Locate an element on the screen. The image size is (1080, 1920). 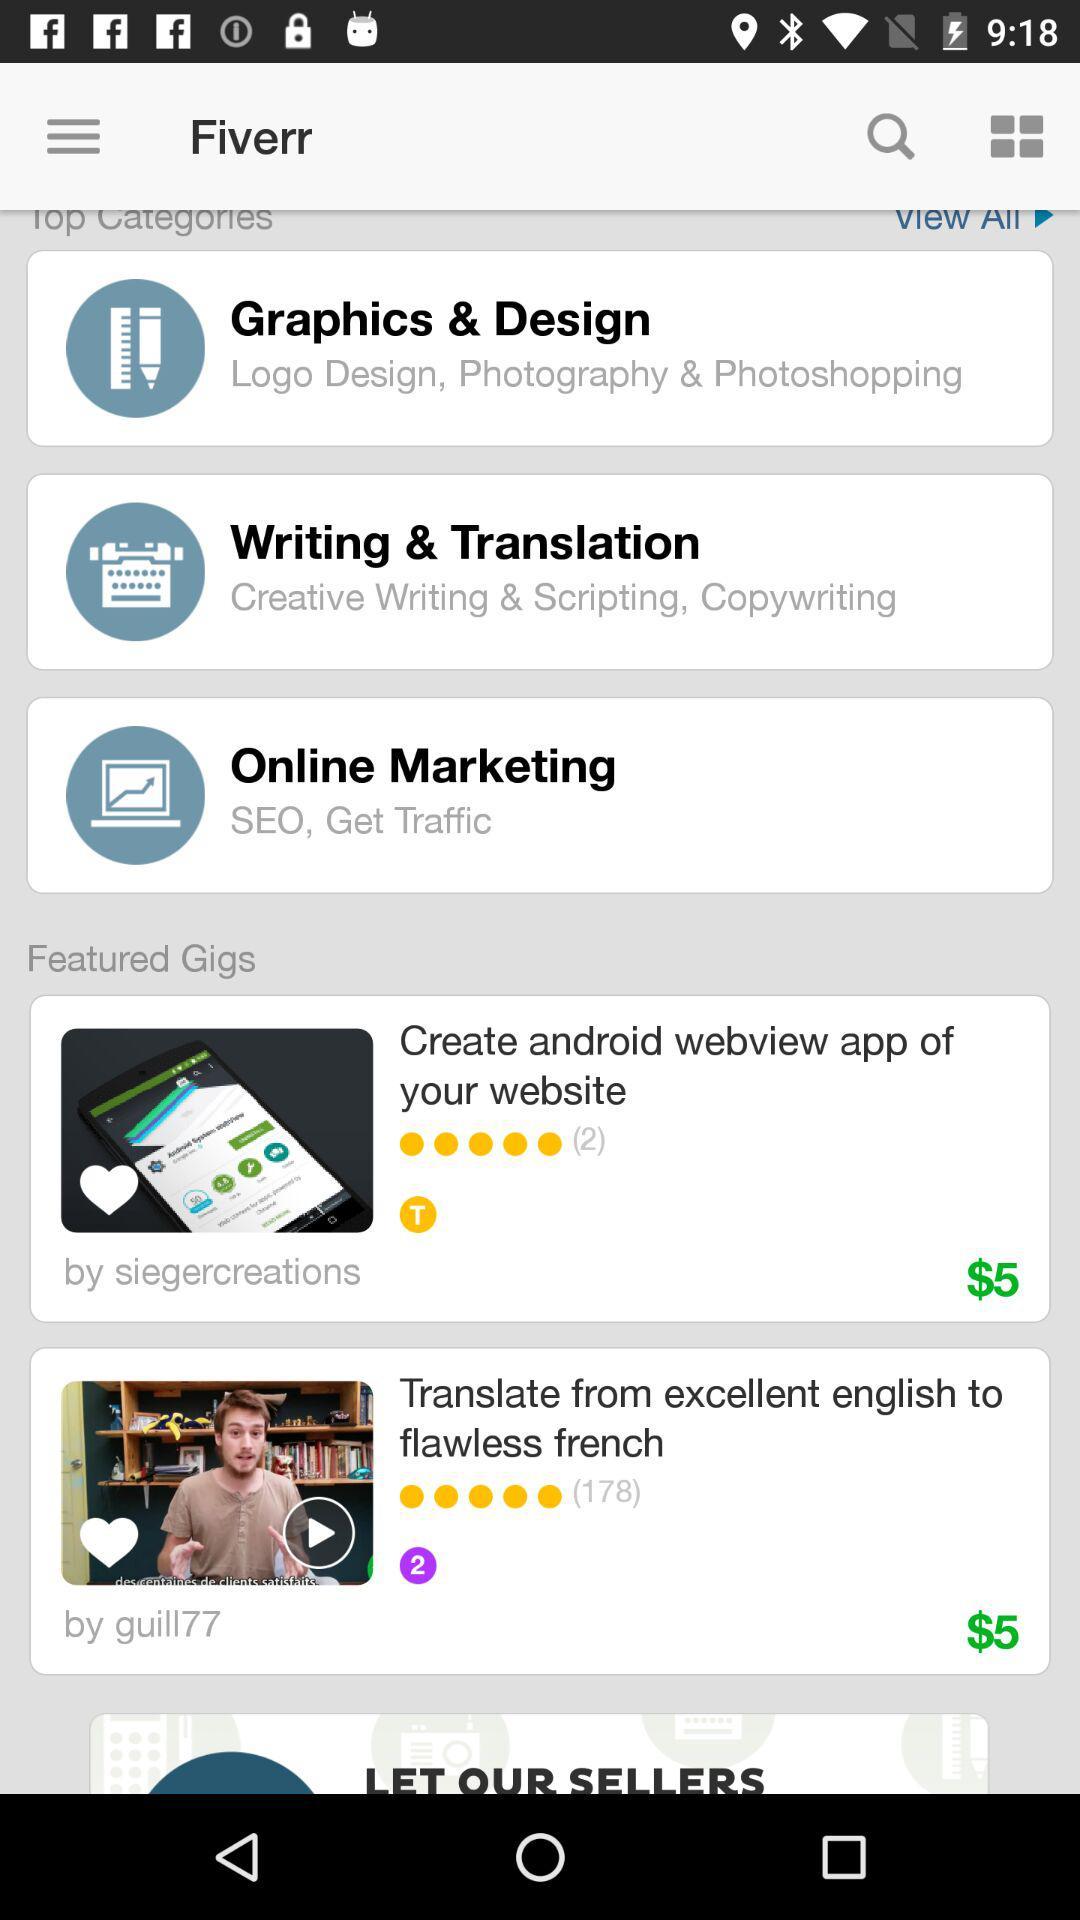
item above the creative writing scripting is located at coordinates (626, 541).